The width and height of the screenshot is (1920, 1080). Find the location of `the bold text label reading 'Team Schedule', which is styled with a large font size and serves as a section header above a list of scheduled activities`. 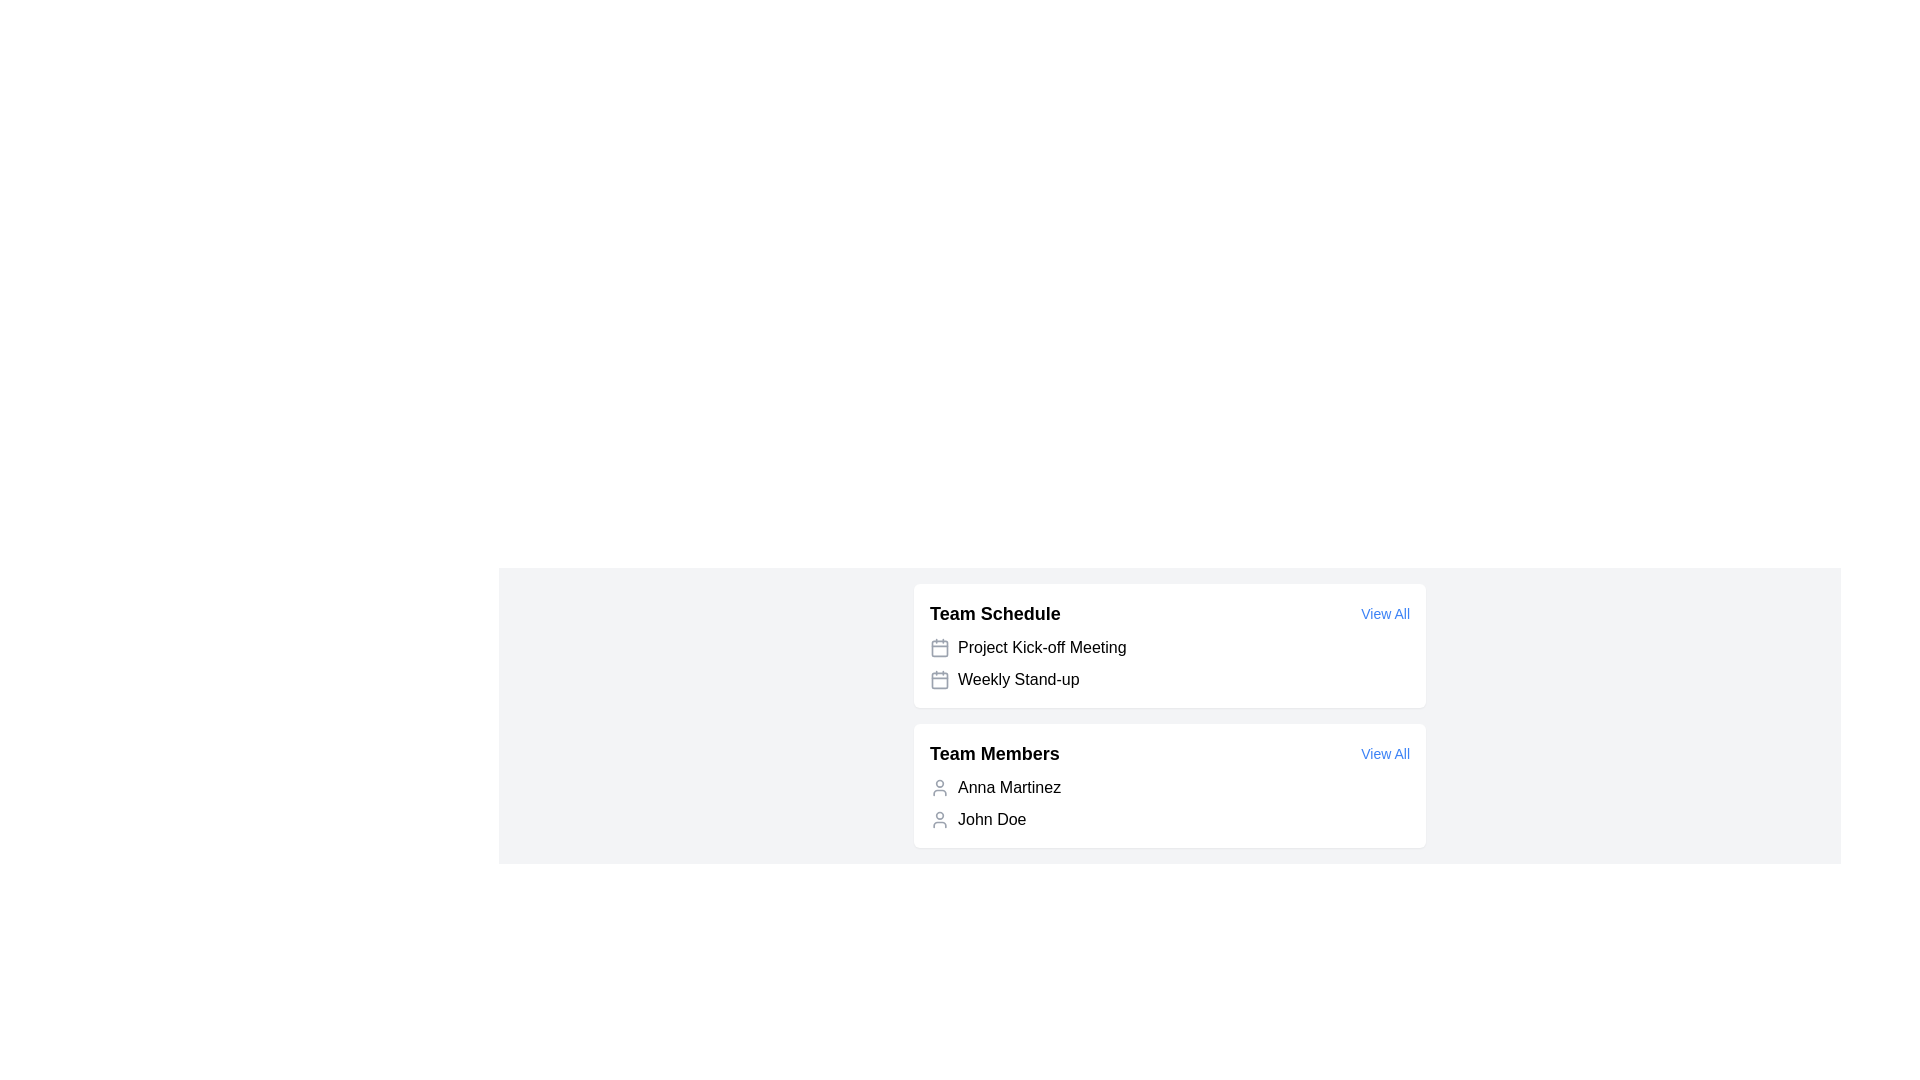

the bold text label reading 'Team Schedule', which is styled with a large font size and serves as a section header above a list of scheduled activities is located at coordinates (995, 612).